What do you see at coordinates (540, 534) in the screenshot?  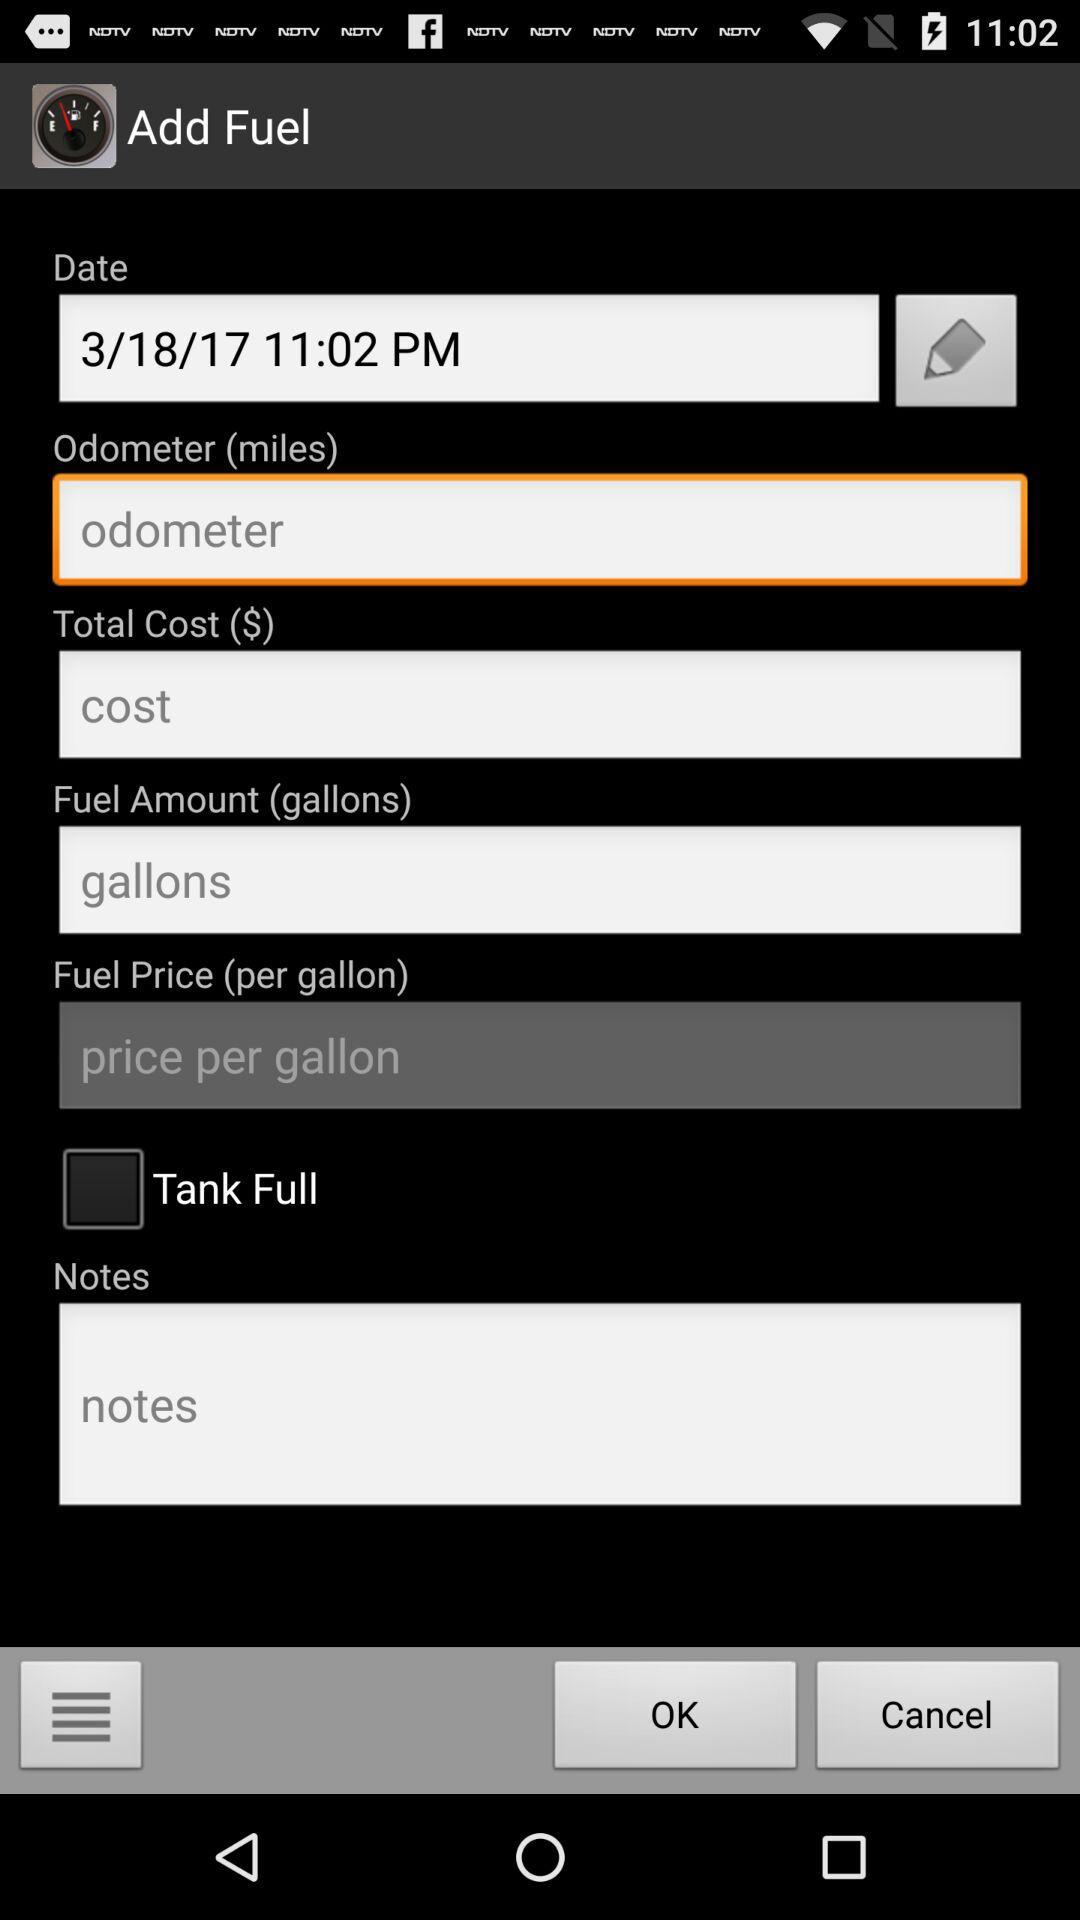 I see `current mileage` at bounding box center [540, 534].